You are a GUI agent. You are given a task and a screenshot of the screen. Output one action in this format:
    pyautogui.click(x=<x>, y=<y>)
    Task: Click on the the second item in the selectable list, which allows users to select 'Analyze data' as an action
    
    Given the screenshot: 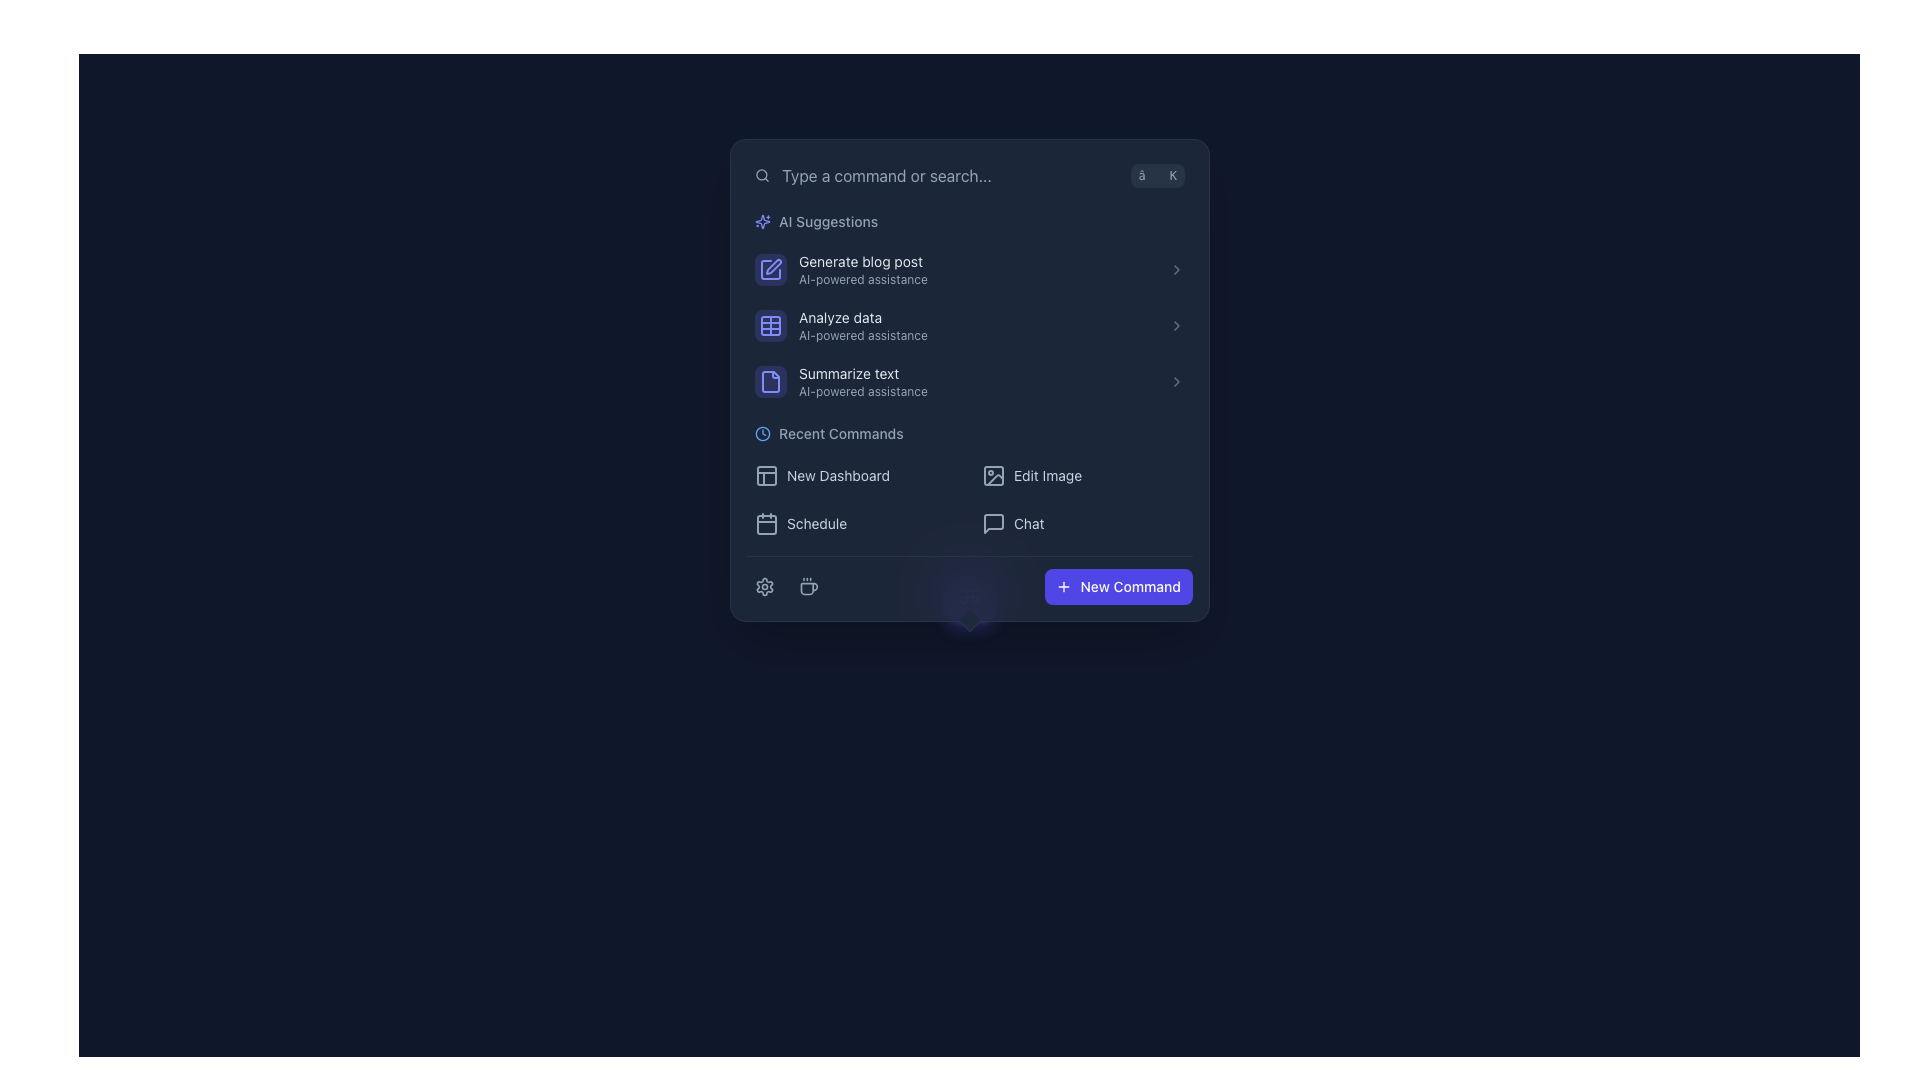 What is the action you would take?
    pyautogui.click(x=969, y=325)
    